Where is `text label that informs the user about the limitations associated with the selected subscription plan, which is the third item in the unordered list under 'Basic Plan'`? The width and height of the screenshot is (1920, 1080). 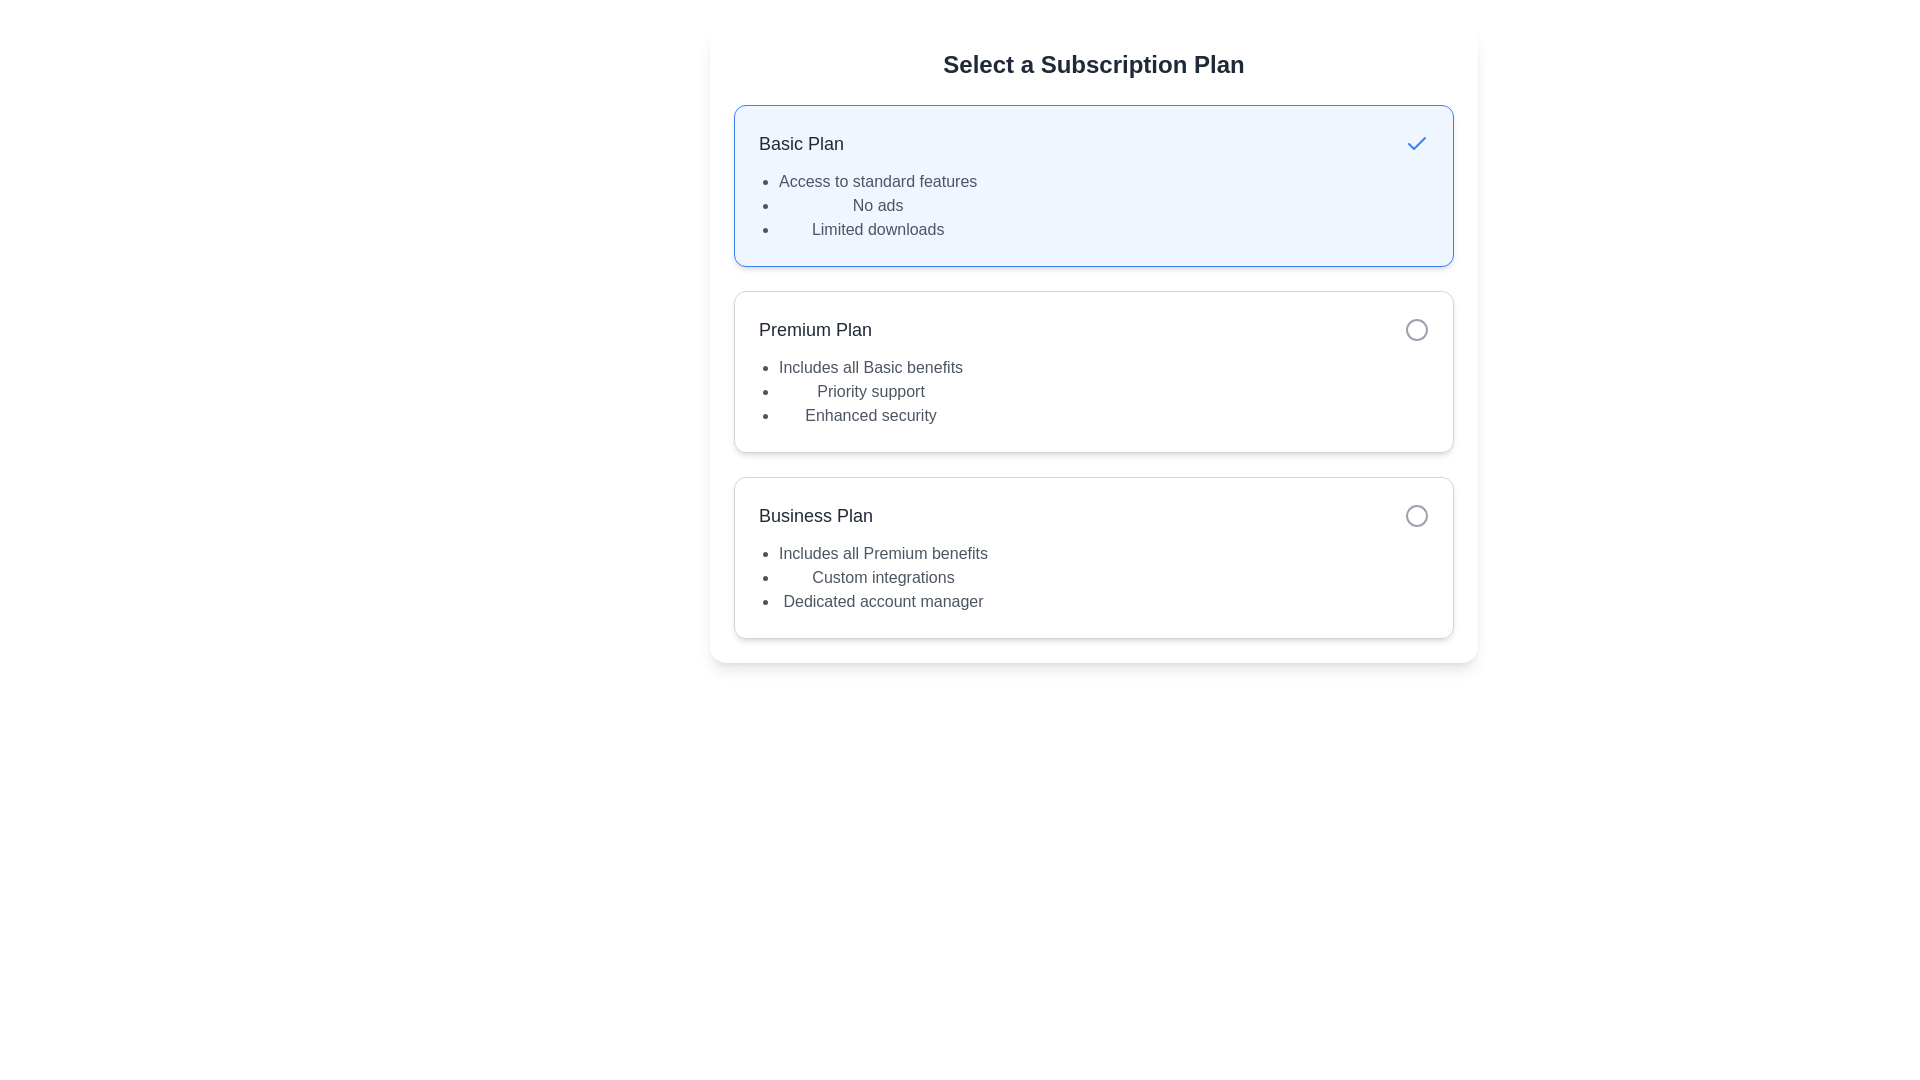 text label that informs the user about the limitations associated with the selected subscription plan, which is the third item in the unordered list under 'Basic Plan' is located at coordinates (878, 229).